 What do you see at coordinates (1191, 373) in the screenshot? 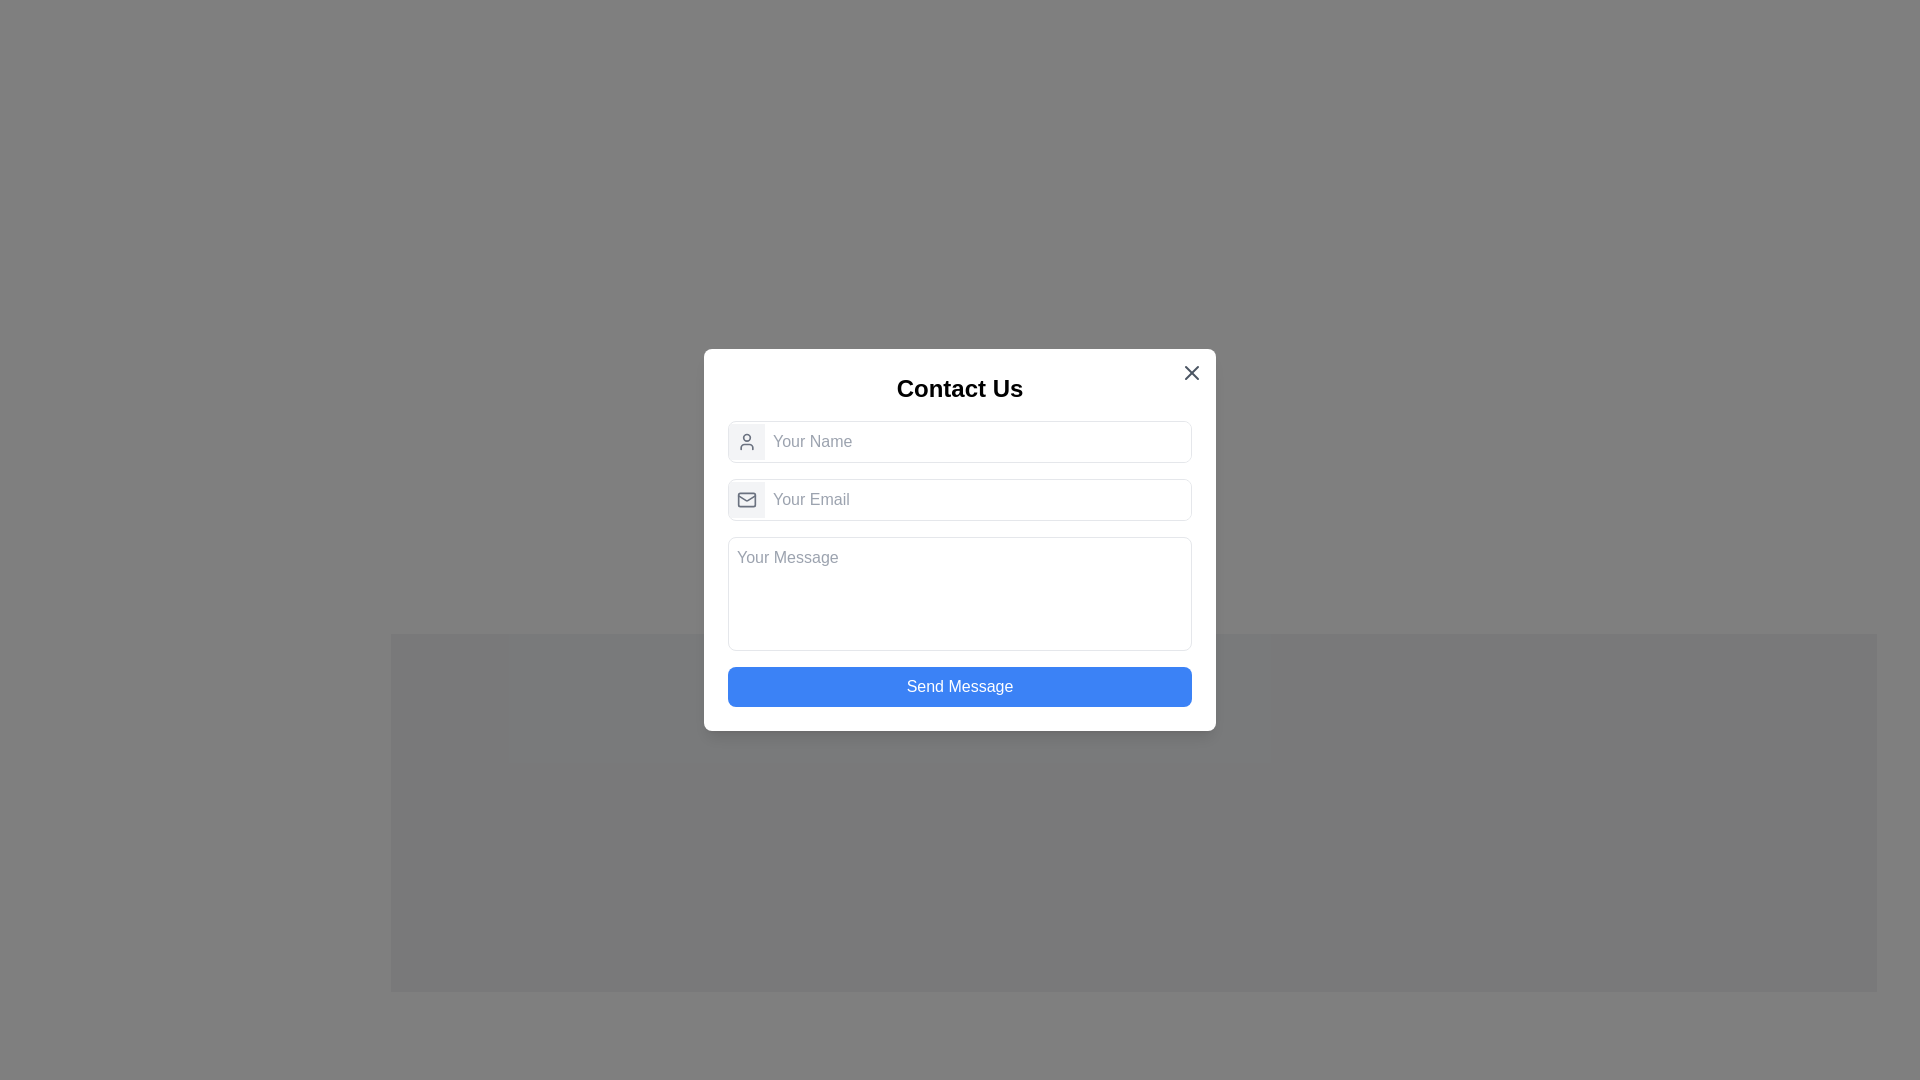
I see `the close button icon represented by a diagonal line forming part of an 'X' symbol in the top-right corner of the 'Contact Us' modal window` at bounding box center [1191, 373].